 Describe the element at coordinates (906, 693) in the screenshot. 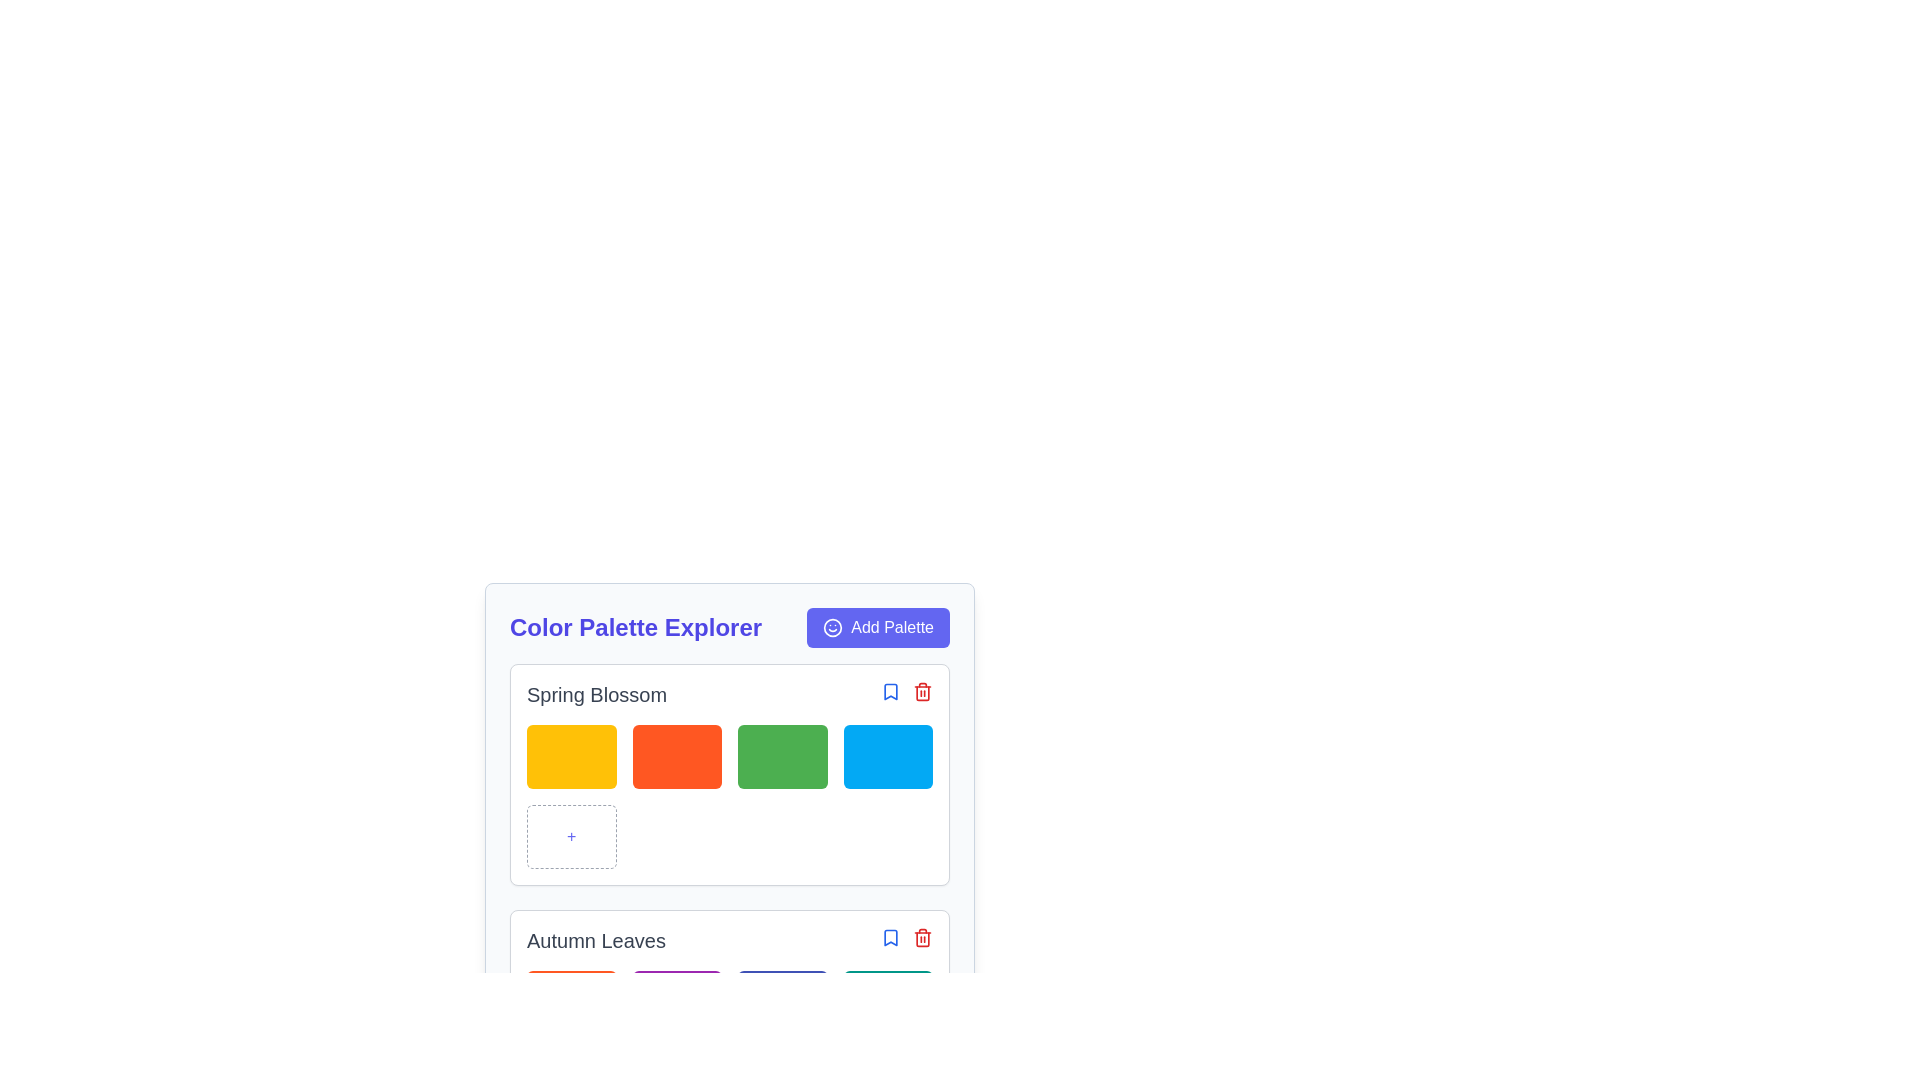

I see `the icon button that deletes the 'Spring Blossom' color palette` at that location.